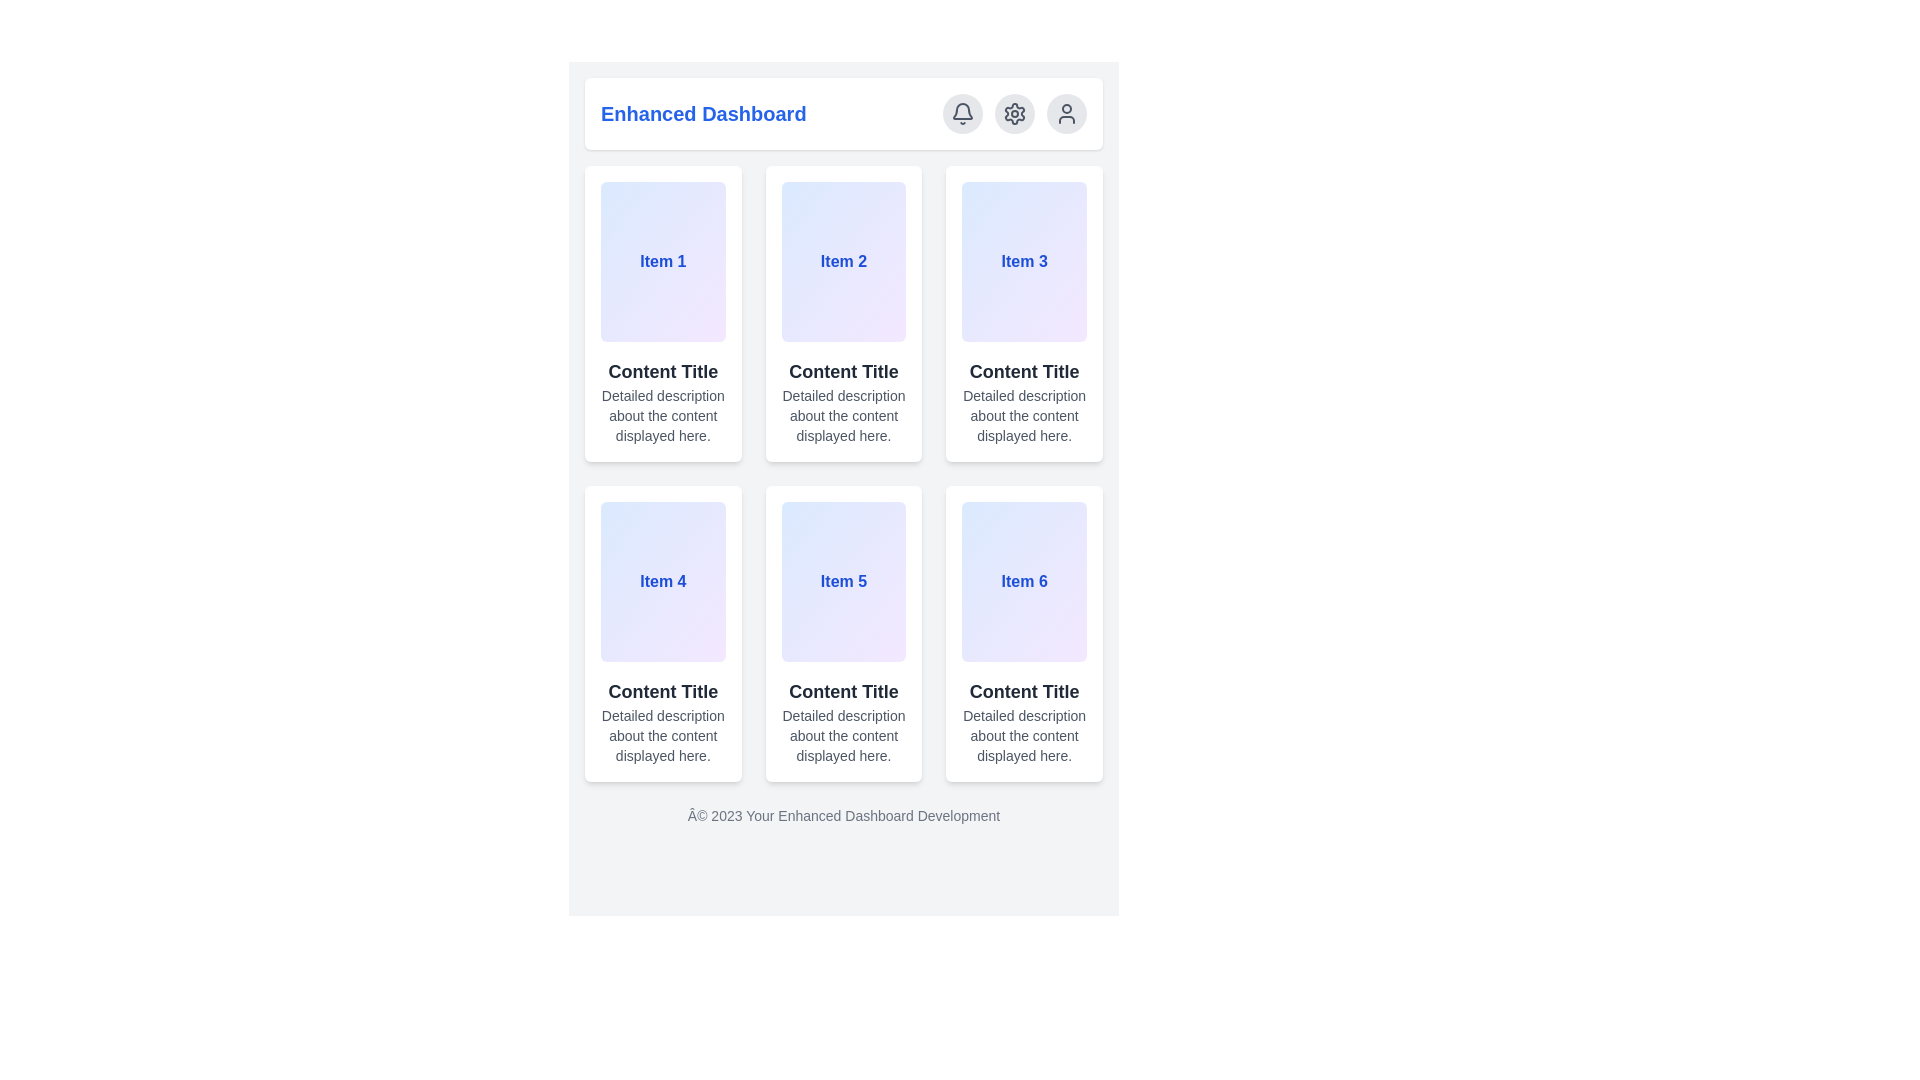  I want to click on the 'Item 1' card located, so click(663, 261).